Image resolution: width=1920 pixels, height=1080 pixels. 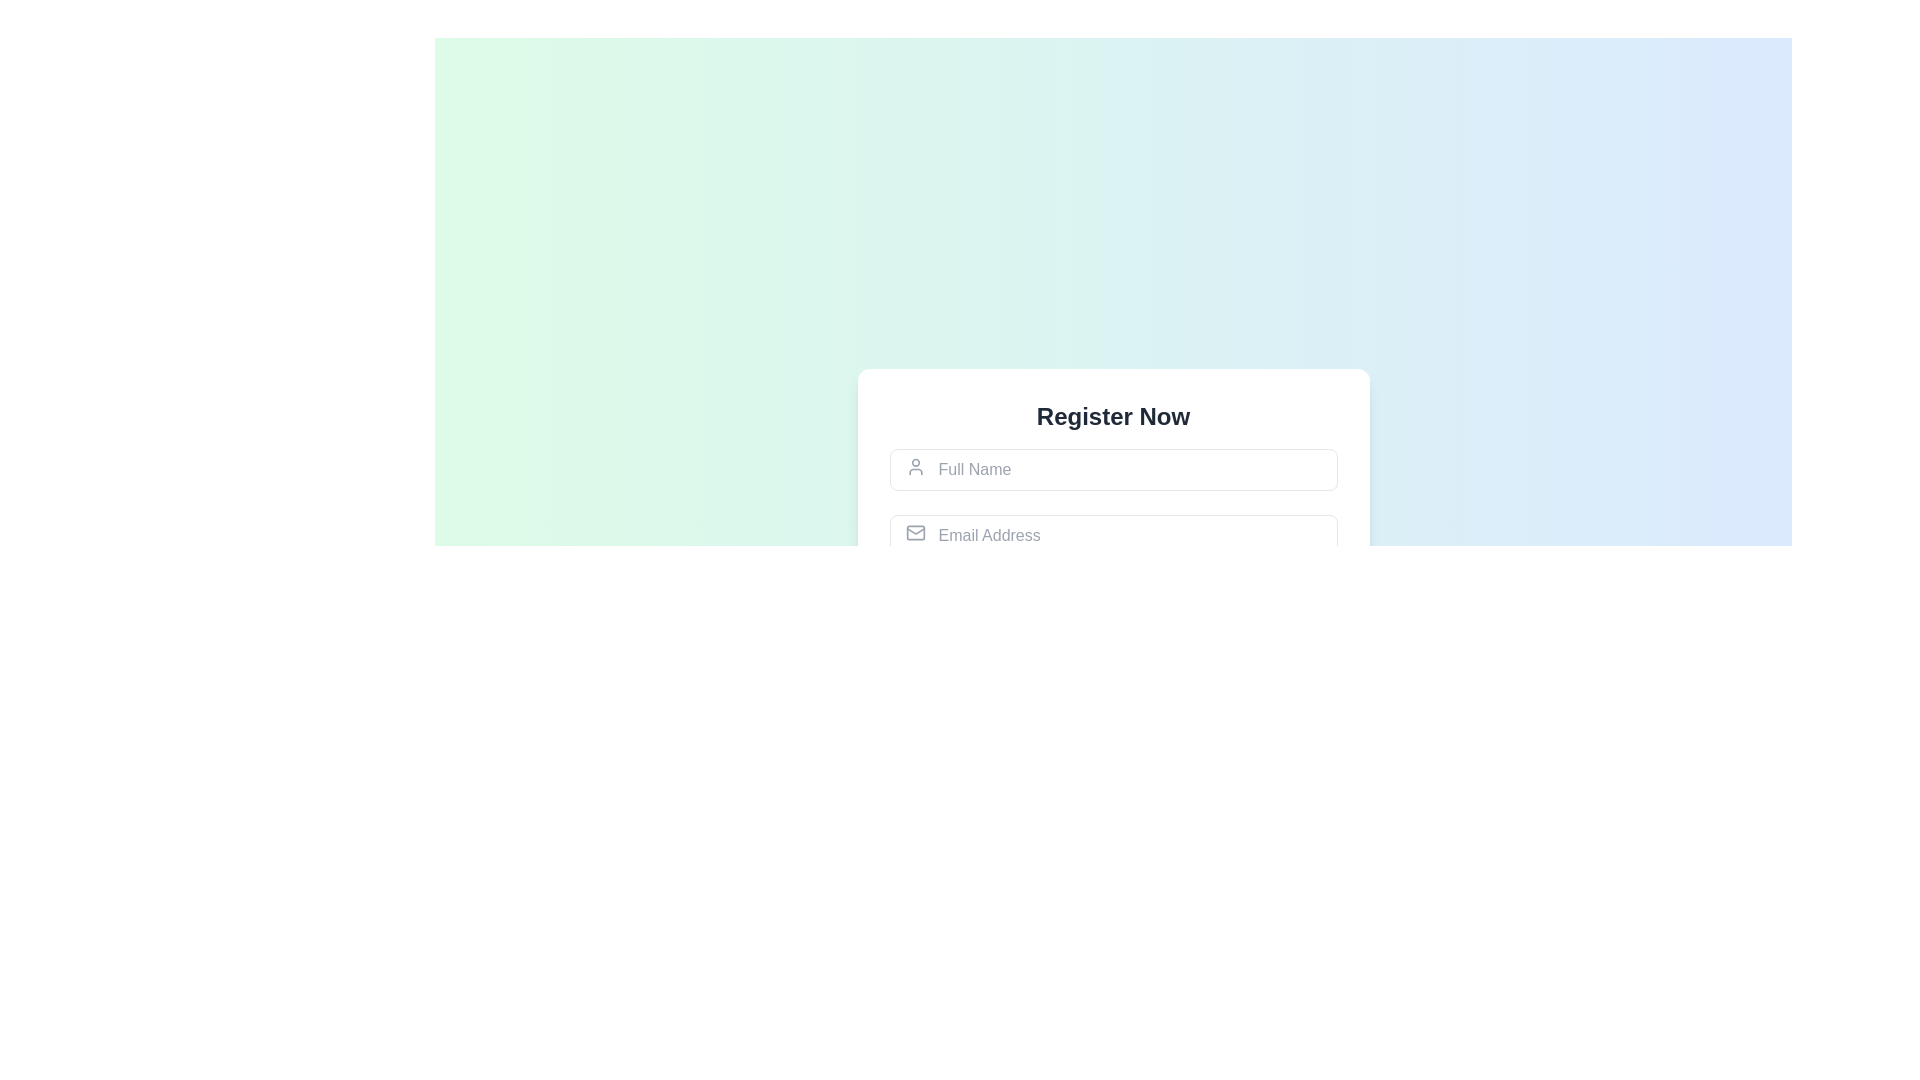 What do you see at coordinates (914, 531) in the screenshot?
I see `the decorative rectangle icon that symbolizes email communication, located beside the 'Email Address' input field` at bounding box center [914, 531].